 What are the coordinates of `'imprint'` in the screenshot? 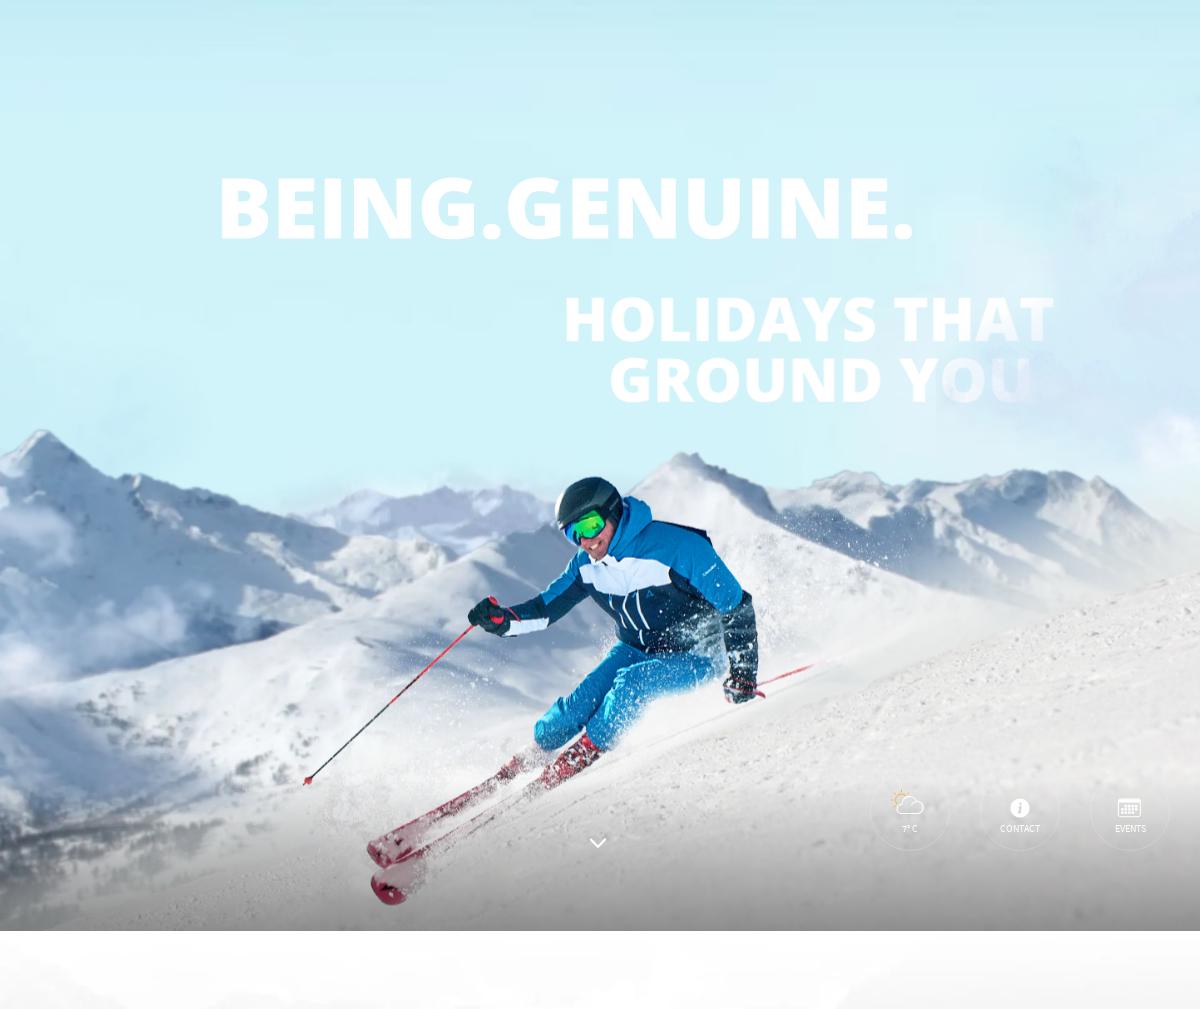 It's located at (96, 794).